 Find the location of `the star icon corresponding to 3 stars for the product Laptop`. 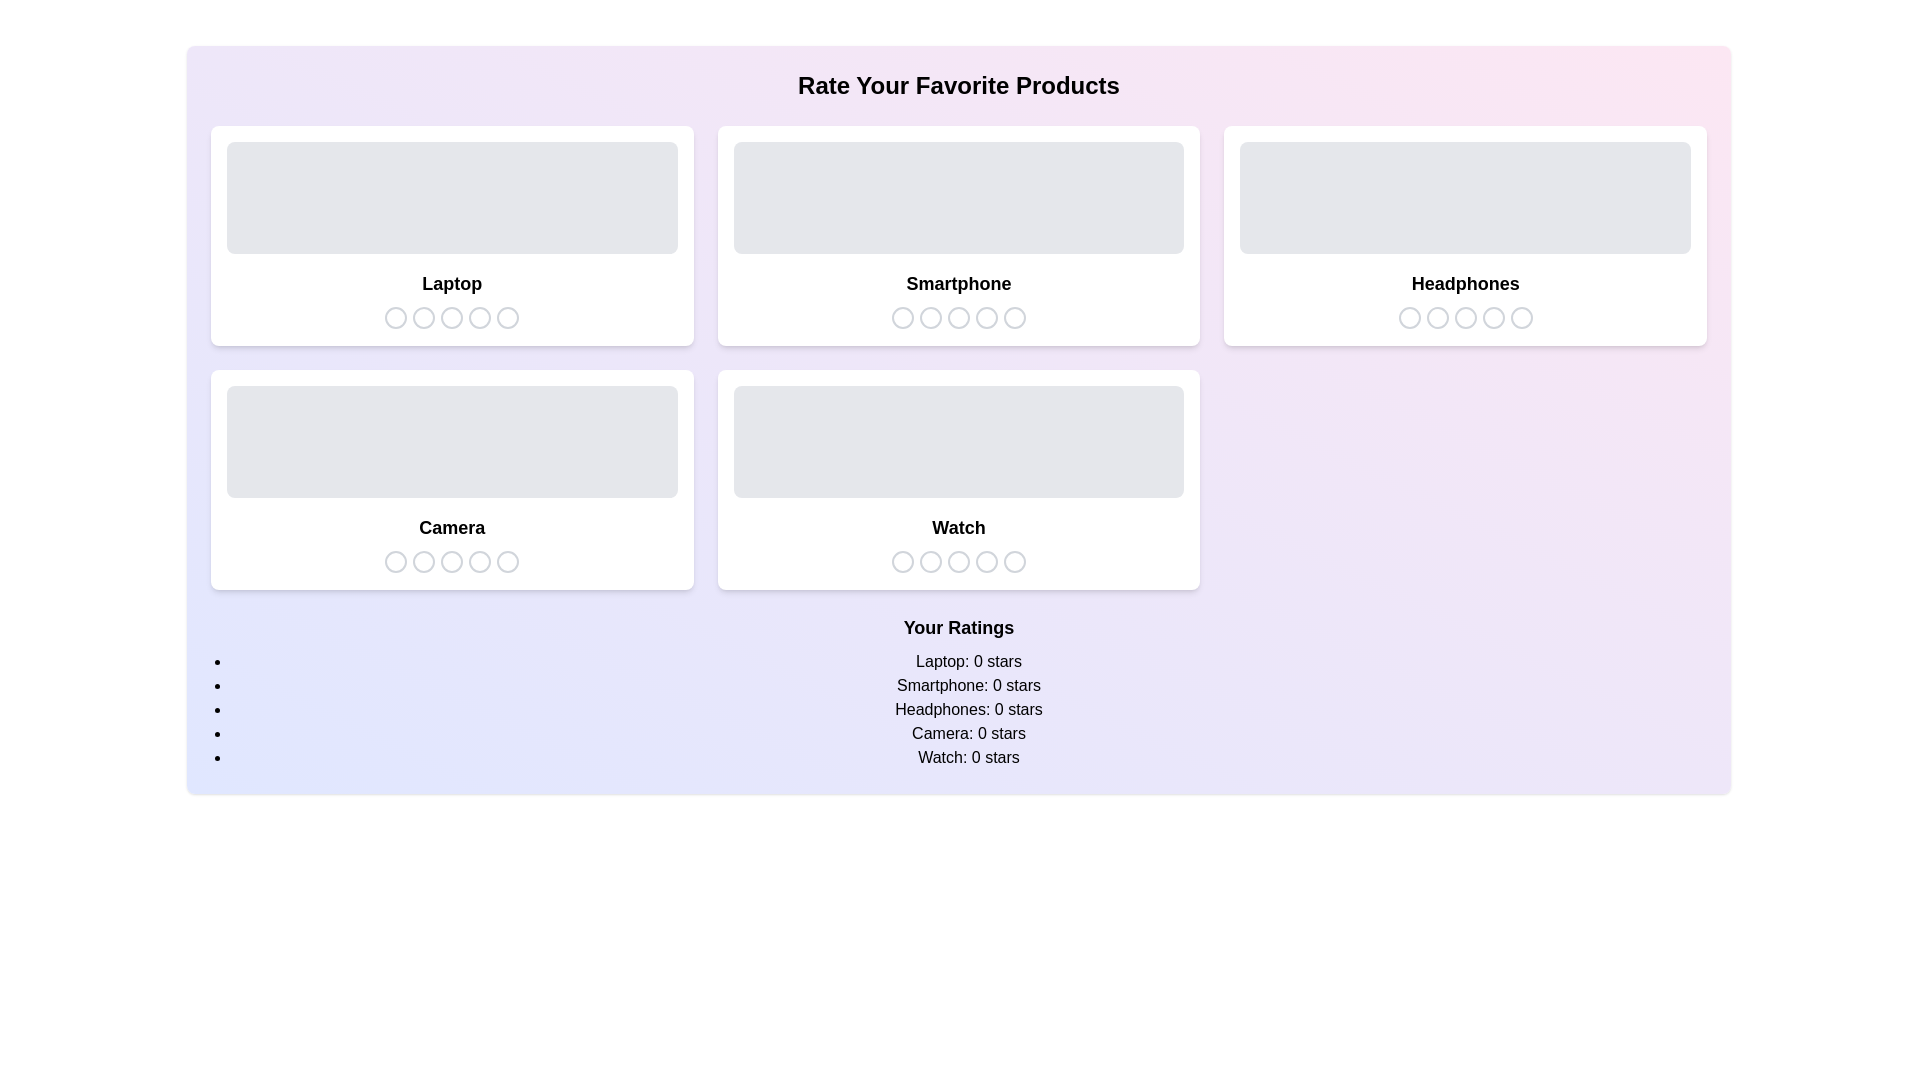

the star icon corresponding to 3 stars for the product Laptop is located at coordinates (450, 316).